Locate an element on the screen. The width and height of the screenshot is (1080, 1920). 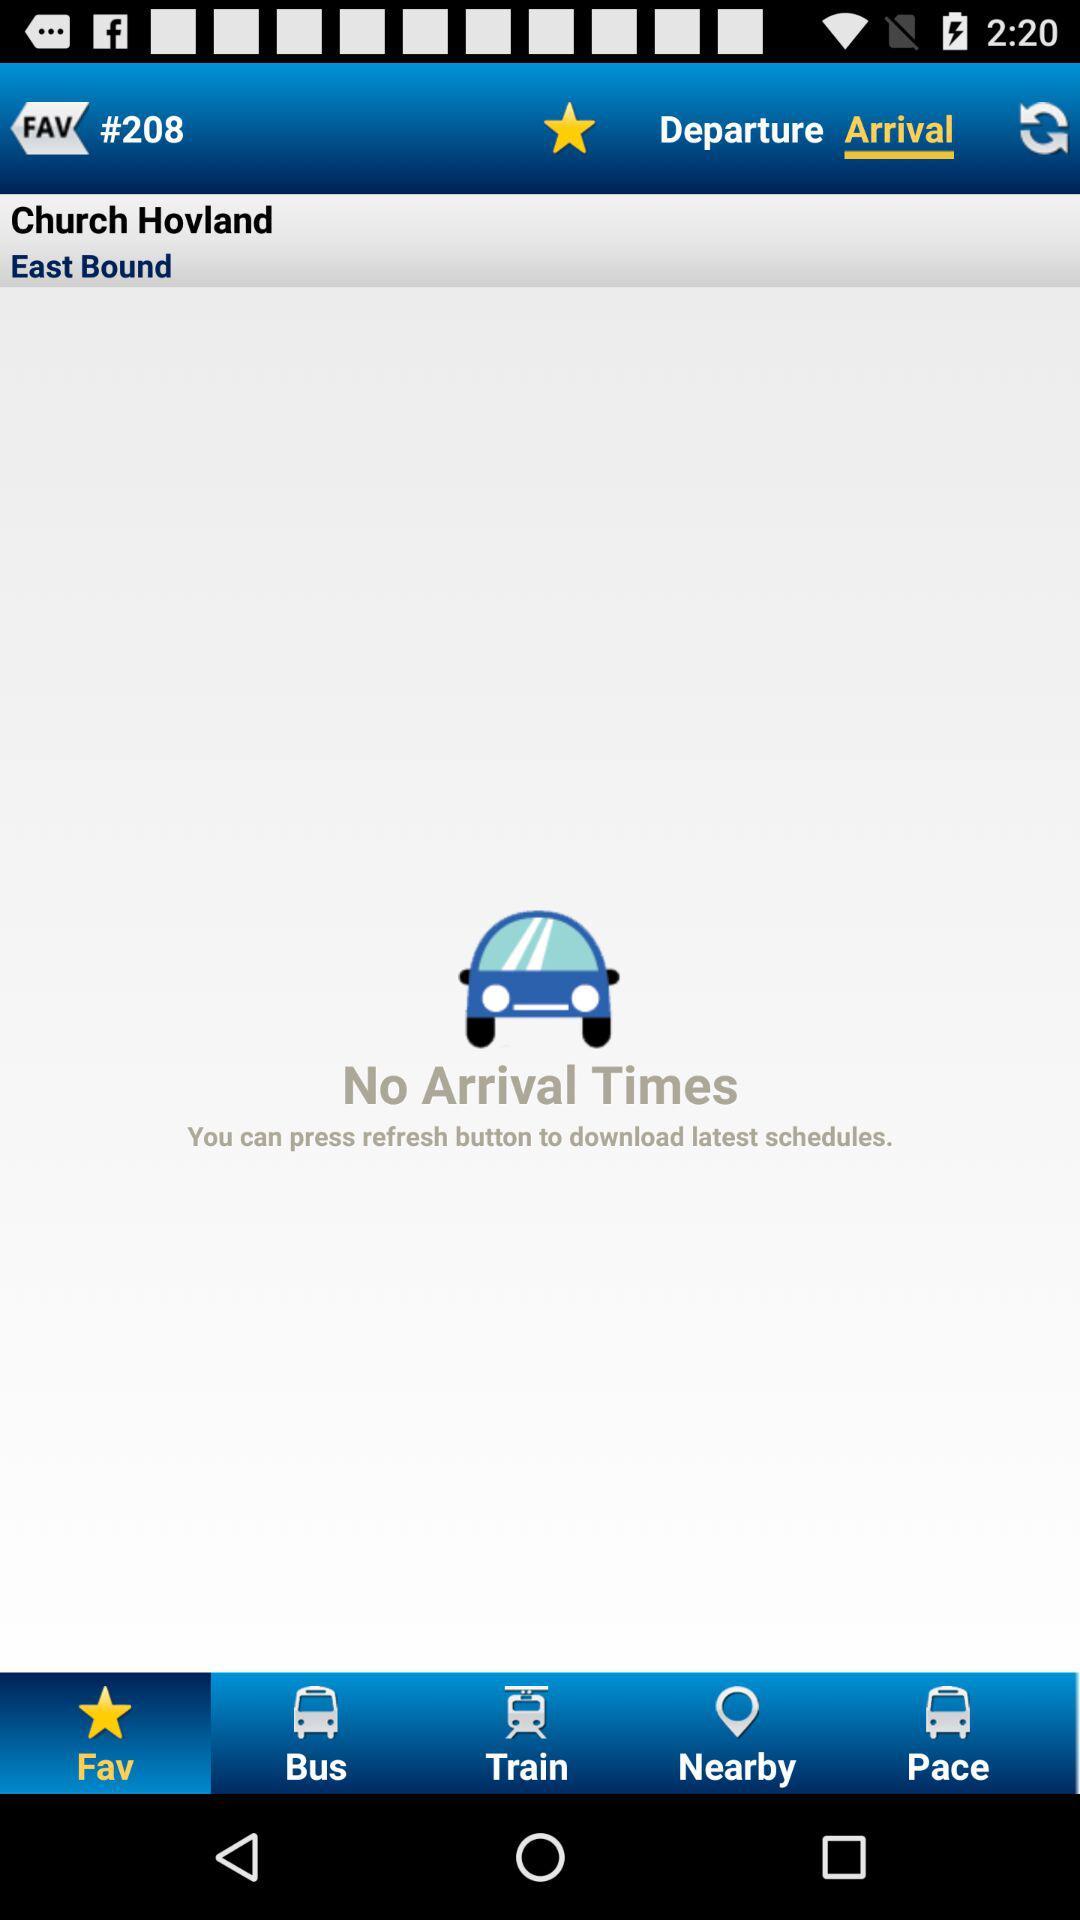
item above no arrival times item is located at coordinates (741, 127).